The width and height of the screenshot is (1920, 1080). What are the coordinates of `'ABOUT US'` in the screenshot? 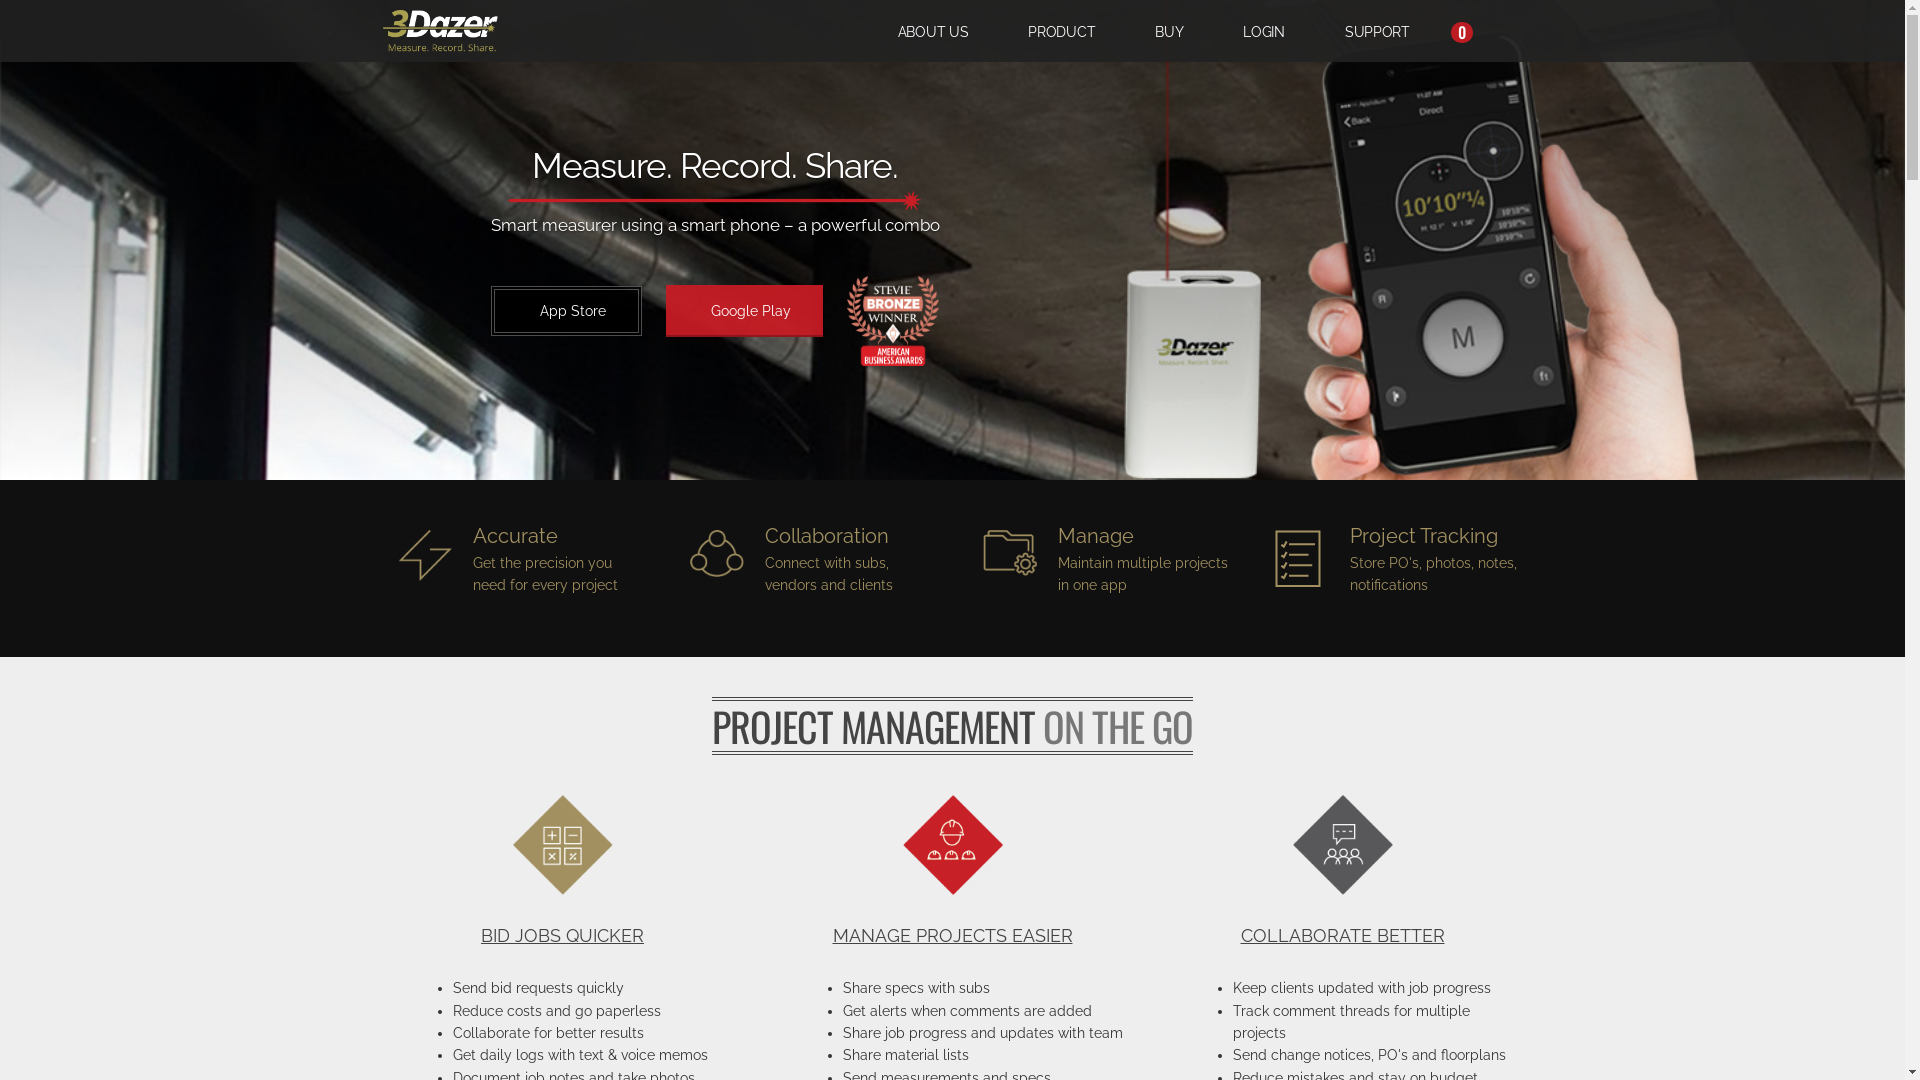 It's located at (932, 30).